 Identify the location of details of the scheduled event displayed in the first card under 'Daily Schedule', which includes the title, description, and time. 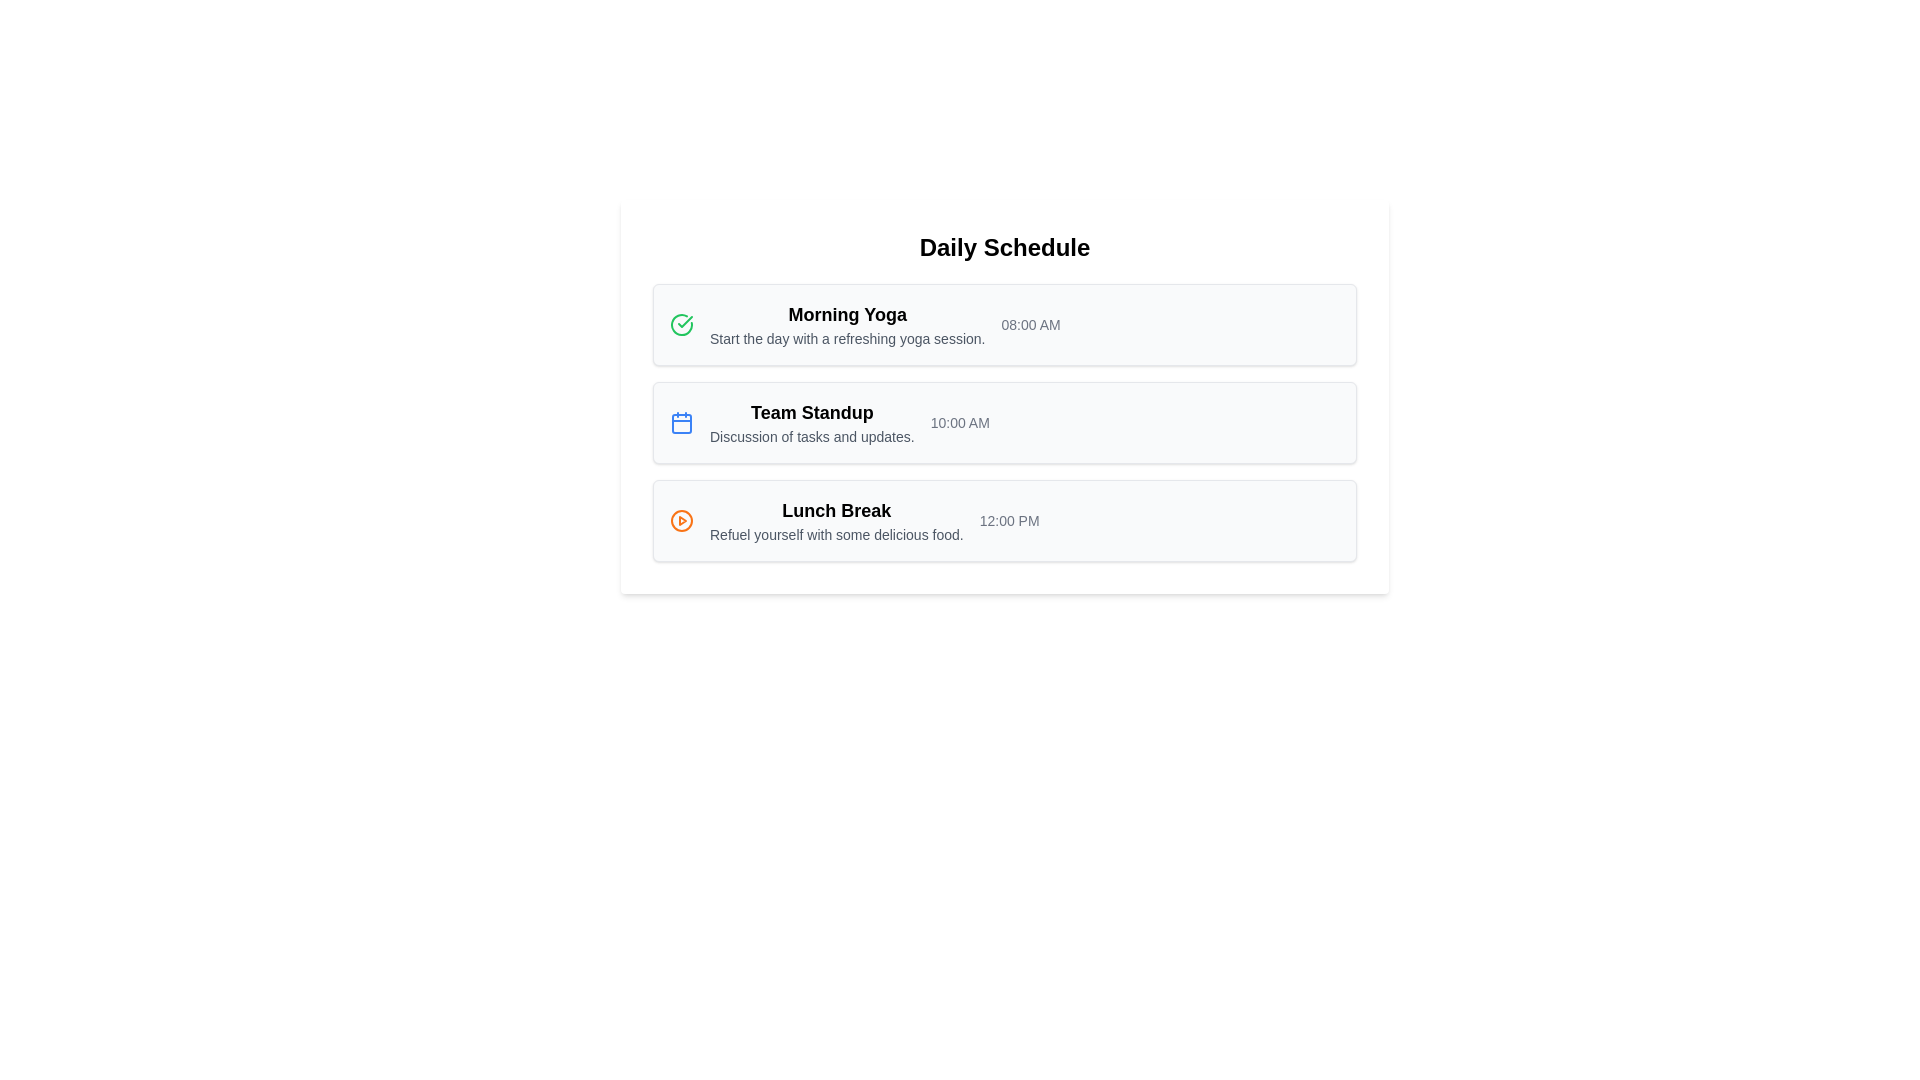
(1004, 323).